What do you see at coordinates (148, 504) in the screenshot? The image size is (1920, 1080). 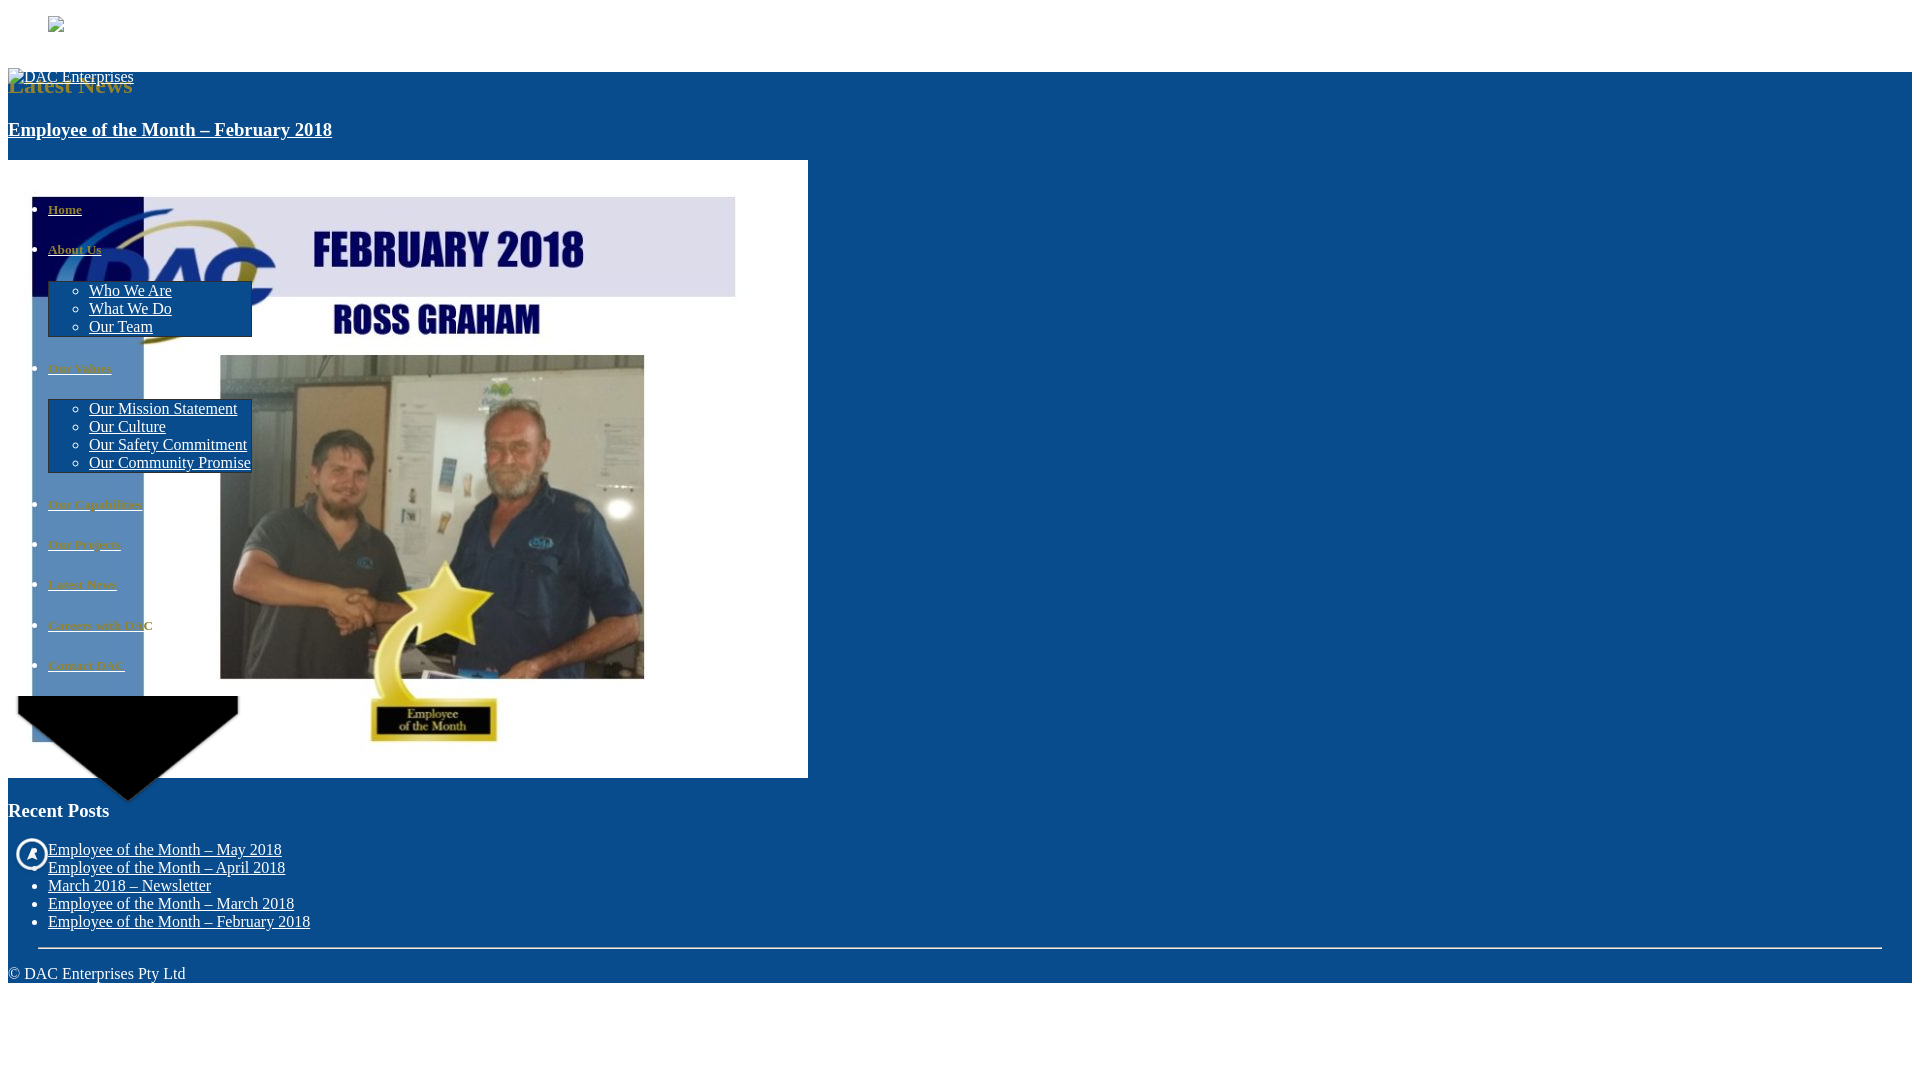 I see `'Our Capabilities'` at bounding box center [148, 504].